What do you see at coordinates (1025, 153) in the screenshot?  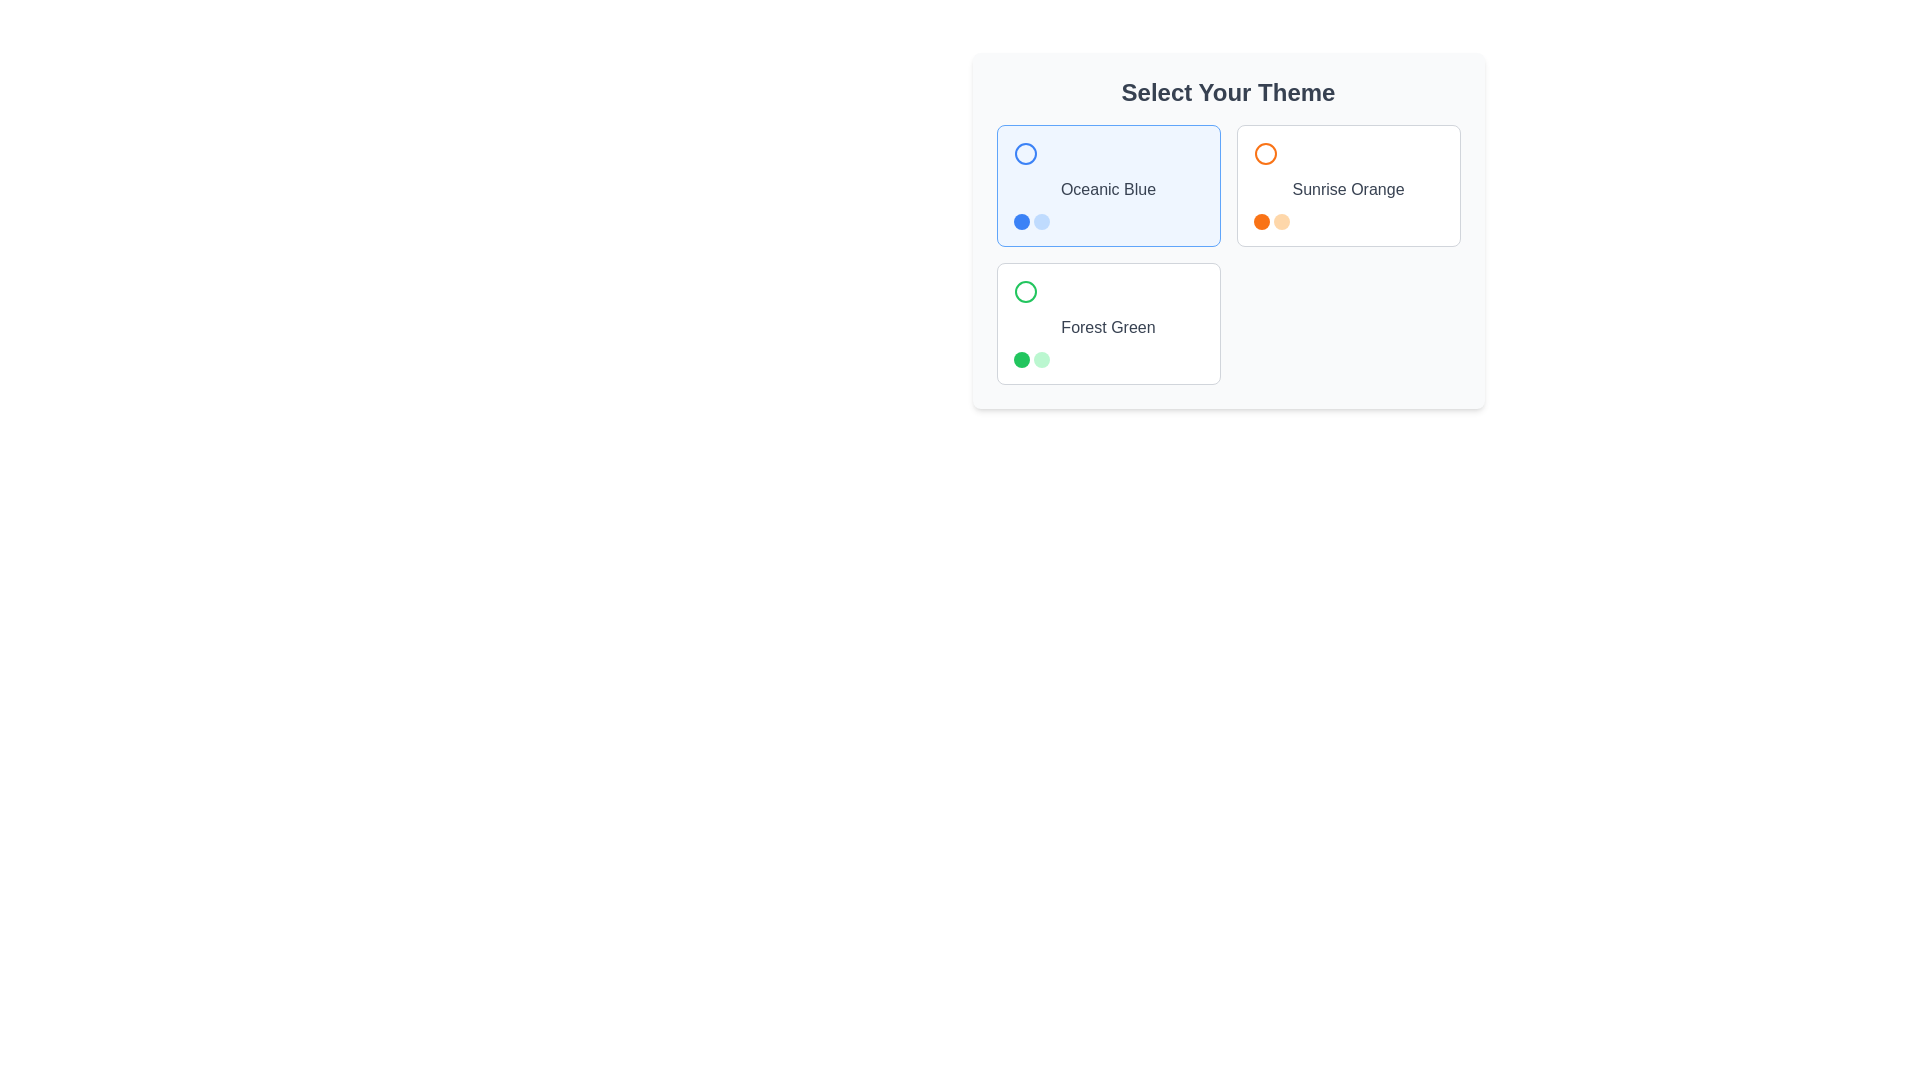 I see `the SVG circle indicating the active 'Oceanic Blue' theme option located at the top-left of the theme selection card` at bounding box center [1025, 153].